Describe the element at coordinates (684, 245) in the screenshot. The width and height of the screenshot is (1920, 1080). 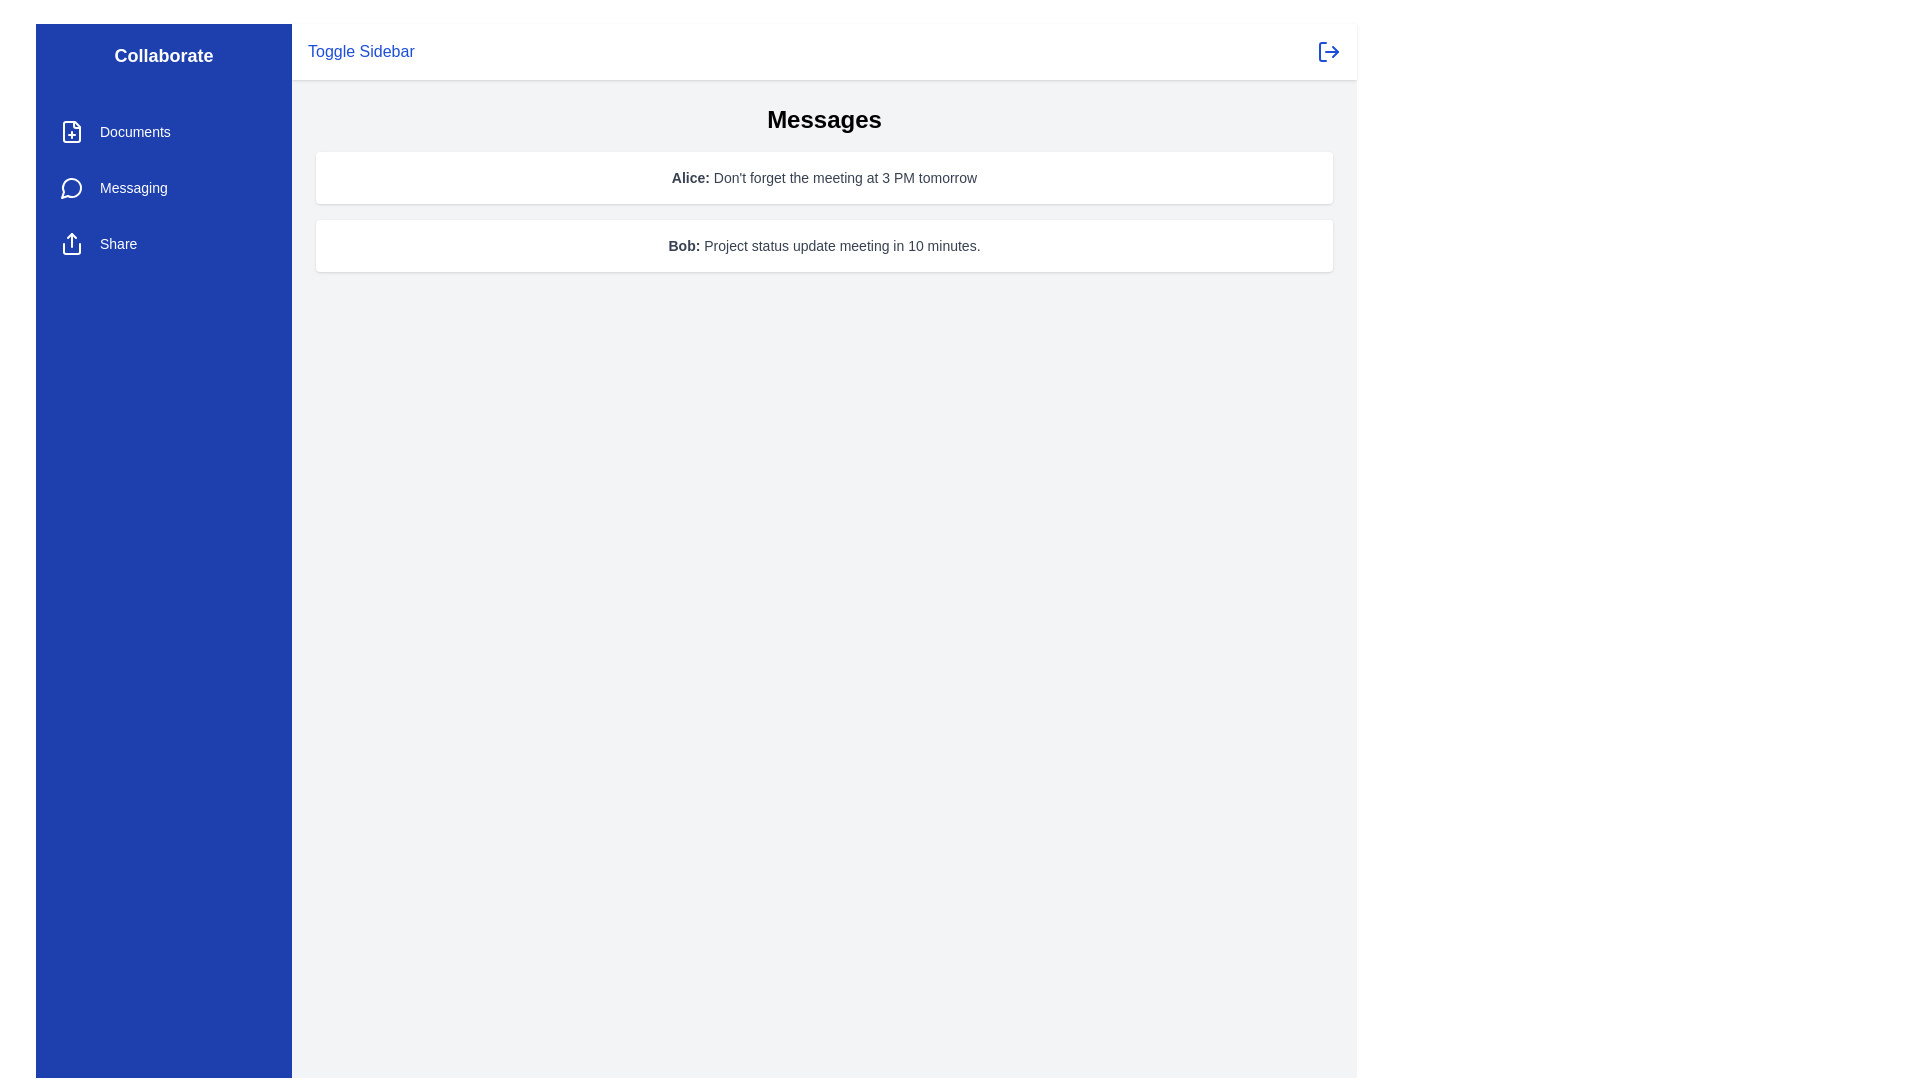
I see `the static text label 'Bob:' which is styled in bold and located at the beginning of the second message box containing 'Project status update meeting in 10 minutes.'` at that location.